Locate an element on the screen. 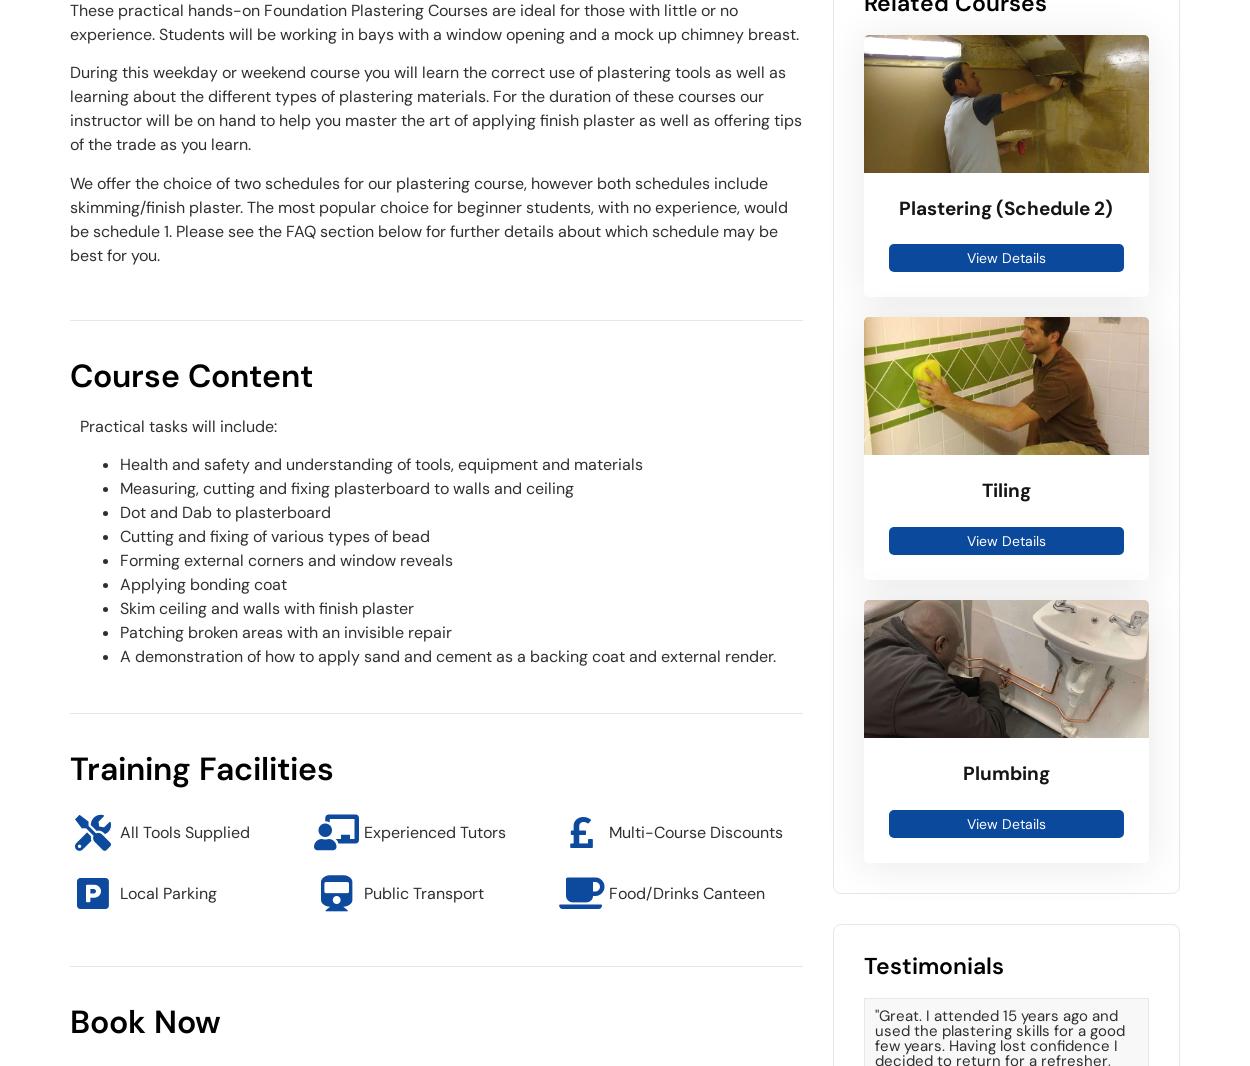 This screenshot has height=1066, width=1250. 'Health and safety and understanding of tools, equipment and materials' is located at coordinates (381, 464).